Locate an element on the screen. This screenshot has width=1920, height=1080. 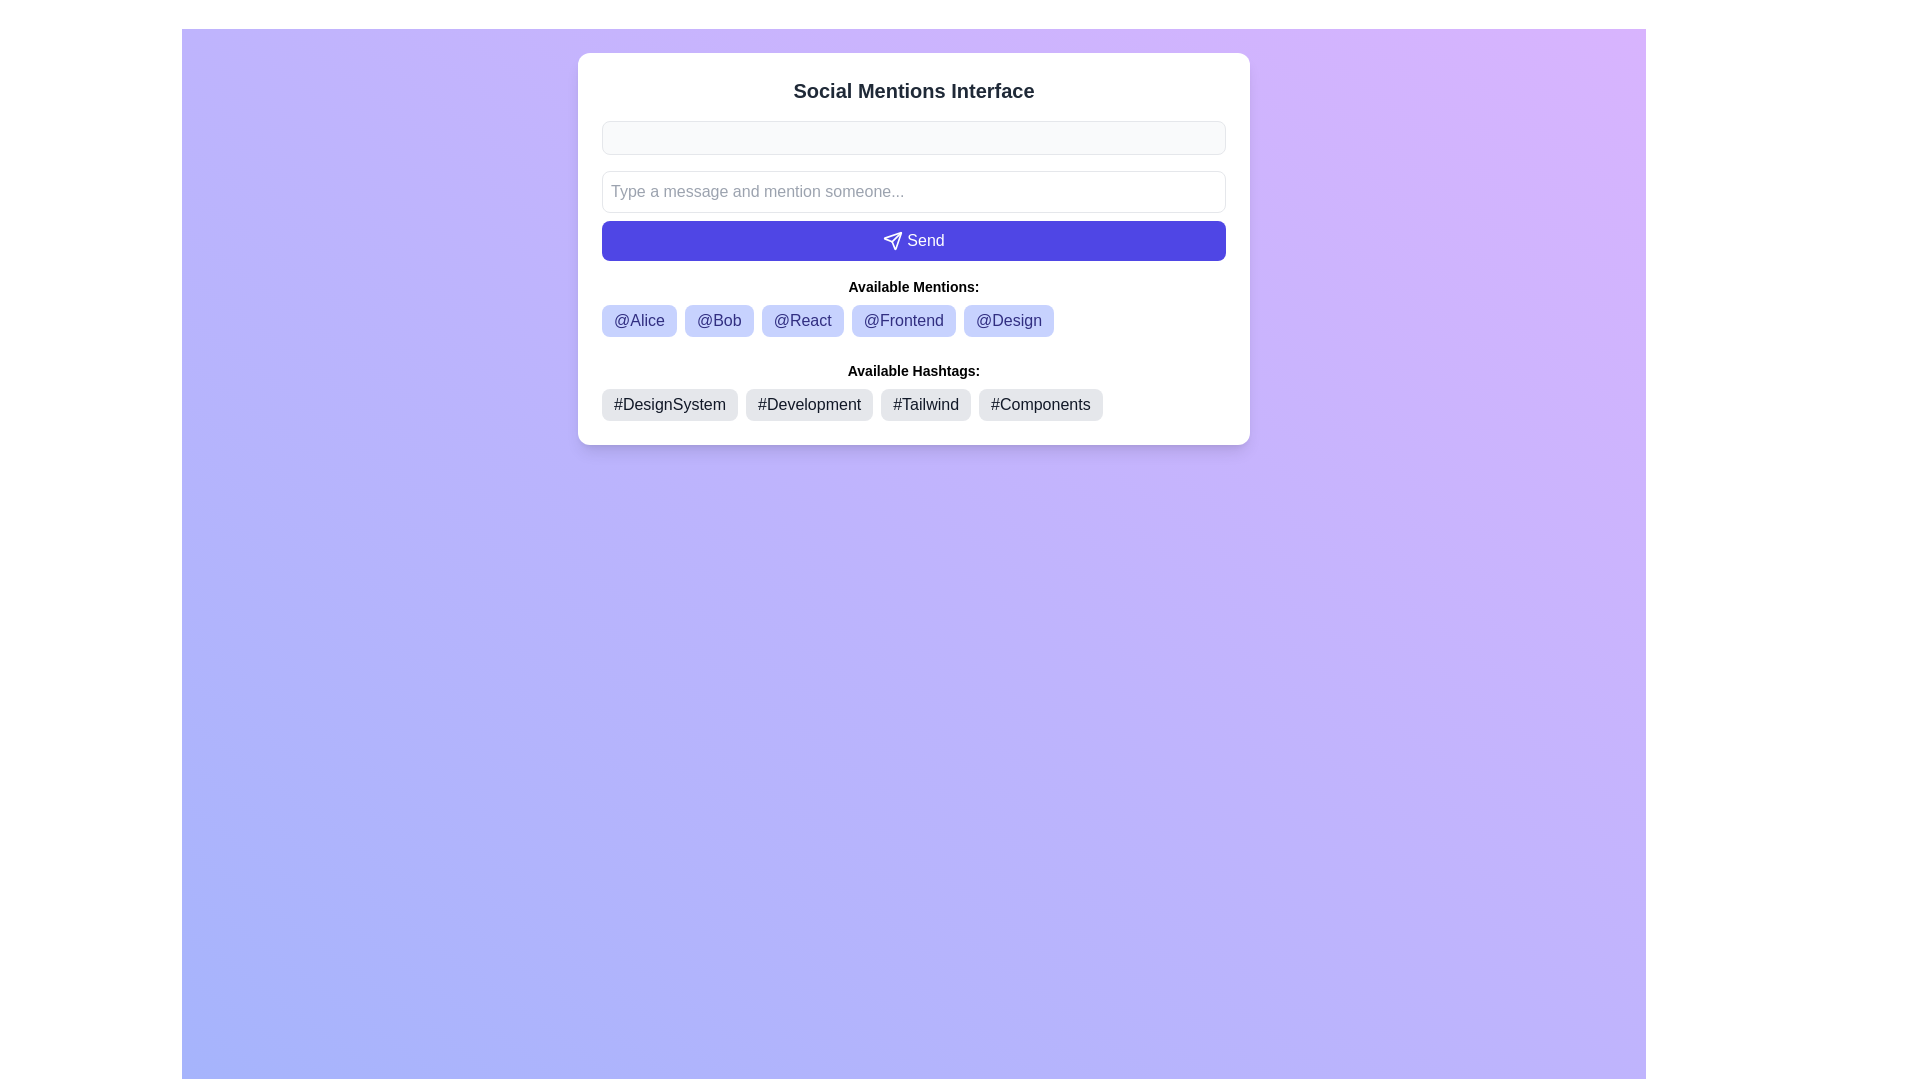
the 'Send' button that contains the paper airplane icon to send a message is located at coordinates (892, 239).